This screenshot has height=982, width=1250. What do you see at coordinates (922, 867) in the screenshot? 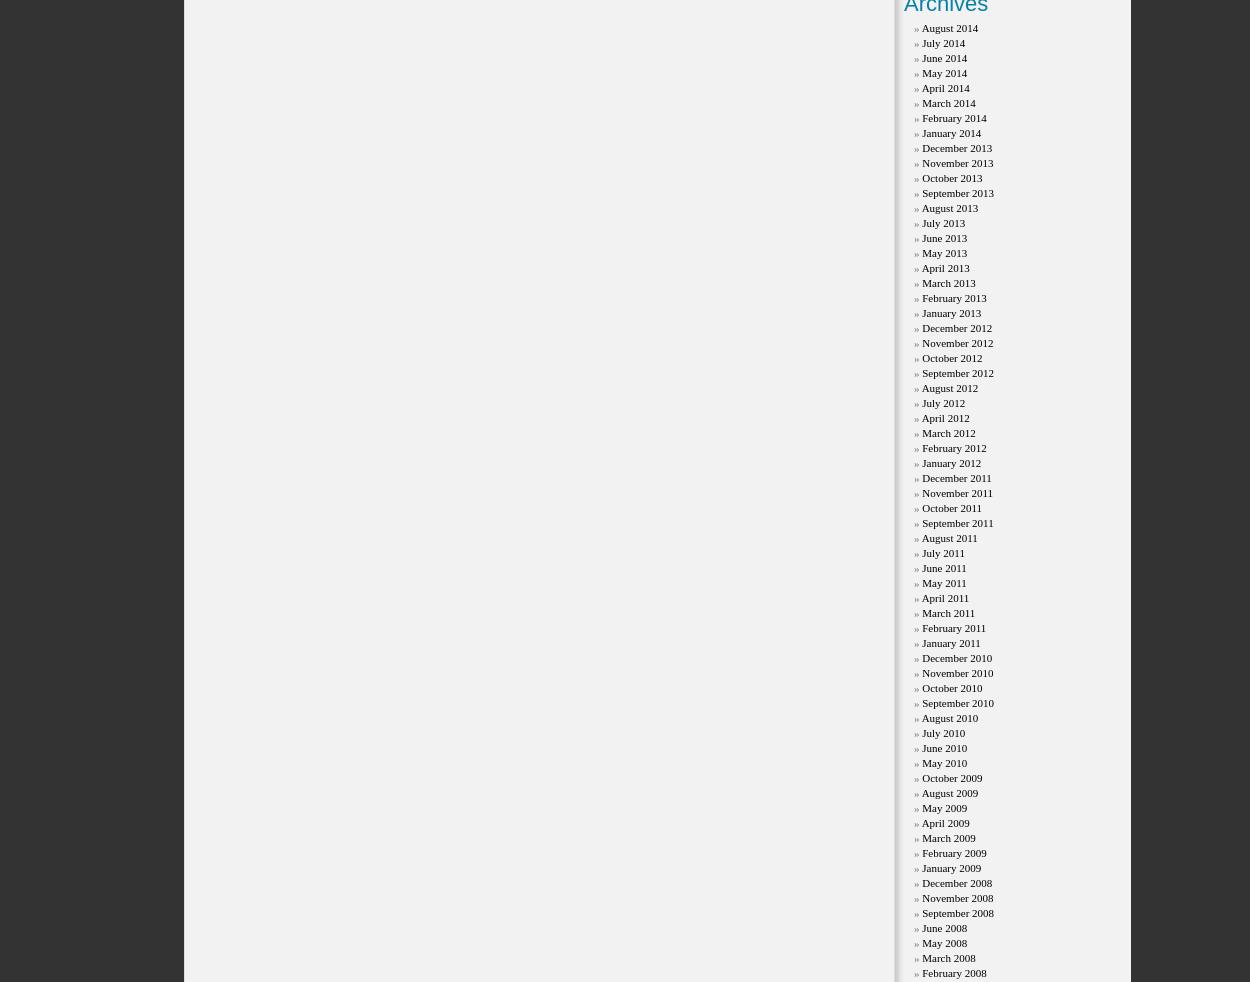
I see `'January 2009'` at bounding box center [922, 867].